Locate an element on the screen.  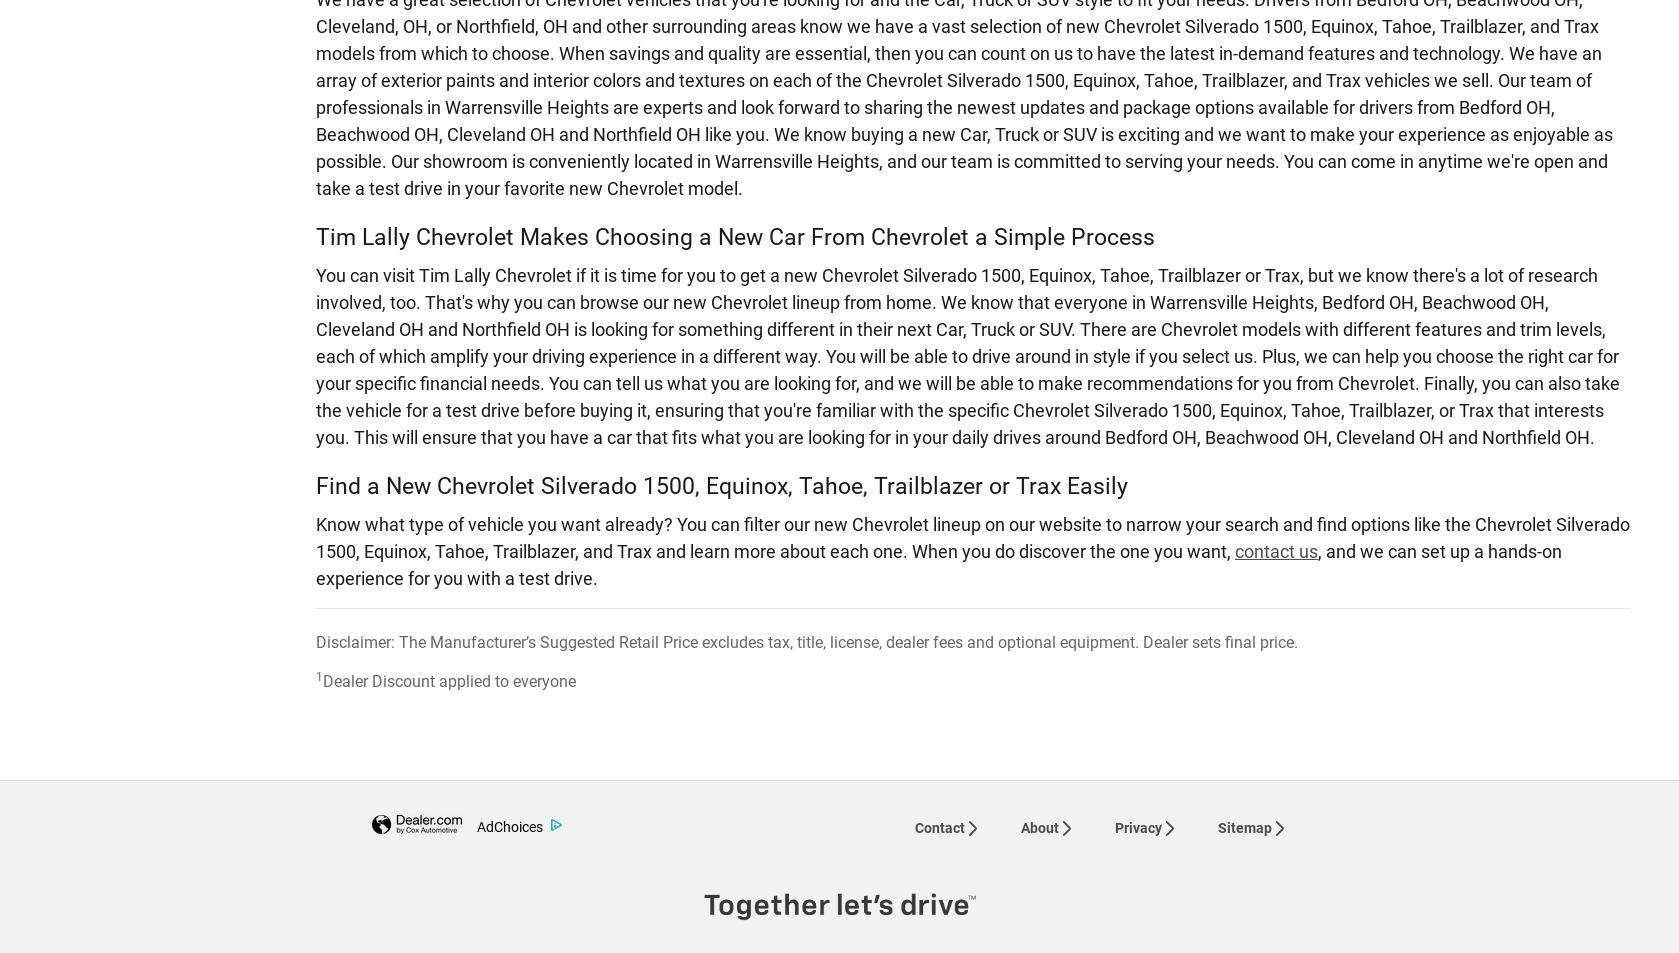
', and we can set up a hands-on experience for you with a test drive.' is located at coordinates (938, 563).